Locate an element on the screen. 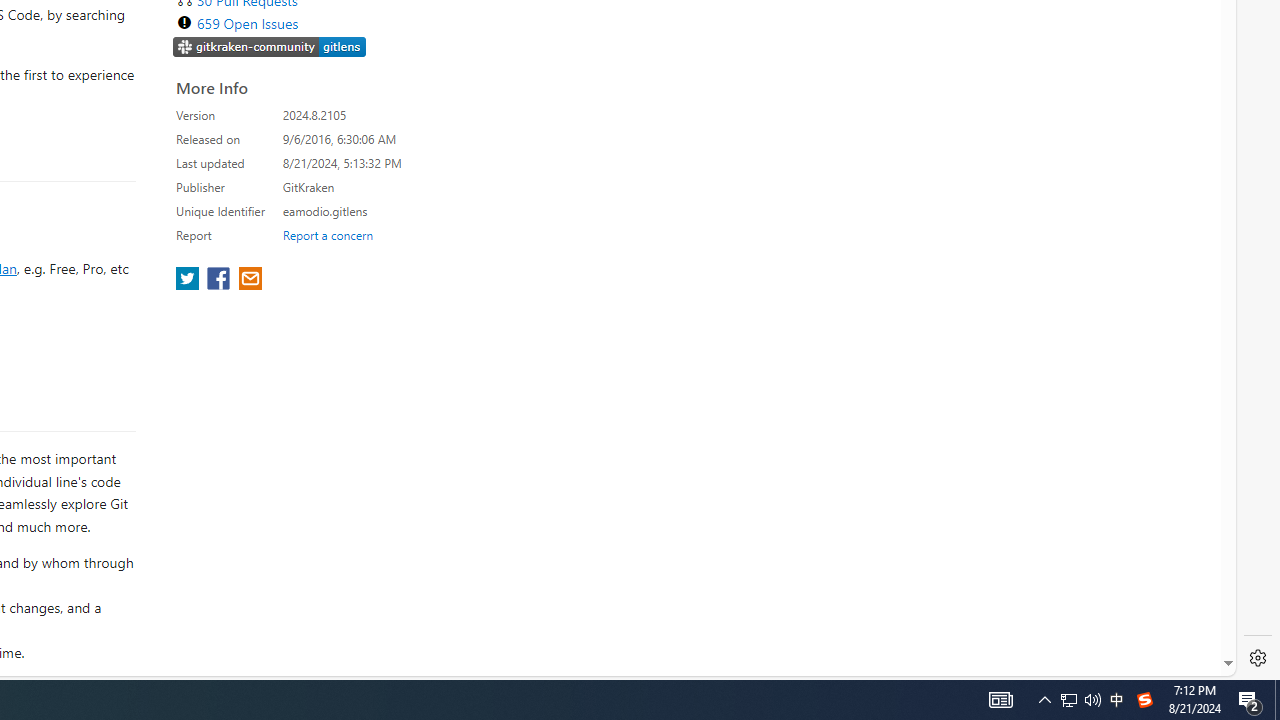 Image resolution: width=1280 pixels, height=720 pixels. 'share extension on email' is located at coordinates (248, 280).